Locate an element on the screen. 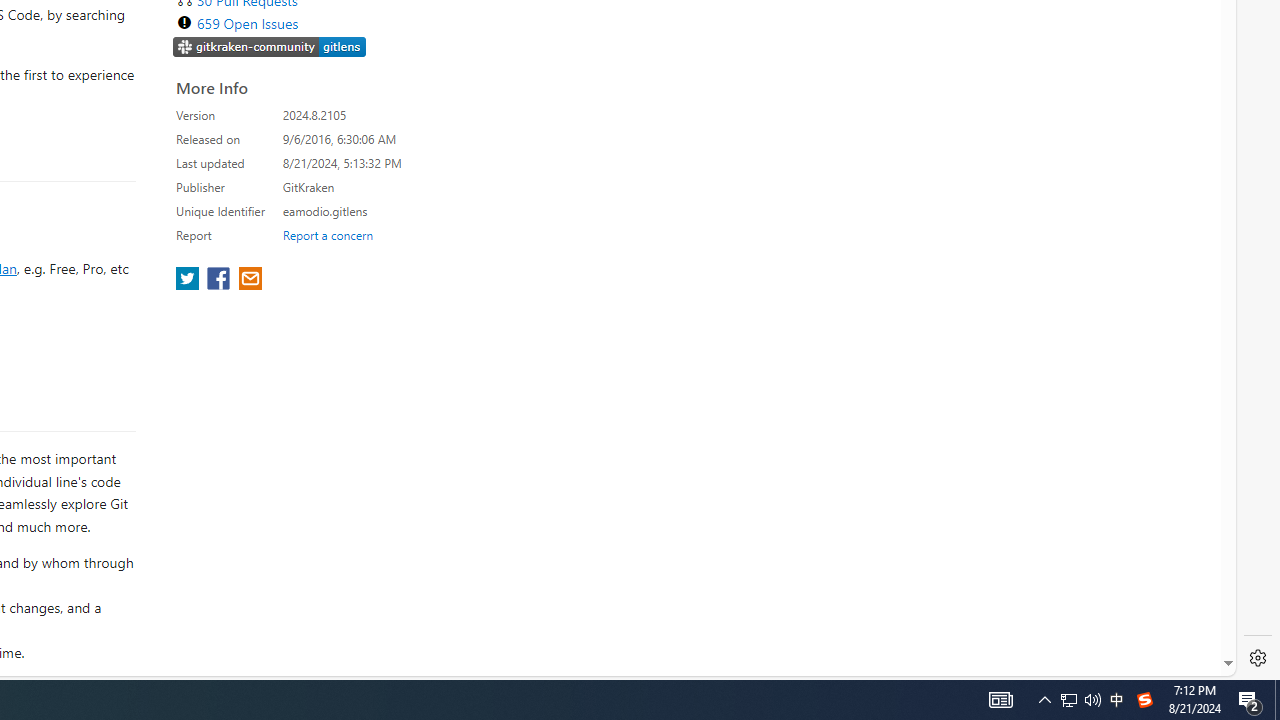 Image resolution: width=1280 pixels, height=720 pixels. 'share extension on email' is located at coordinates (248, 280).